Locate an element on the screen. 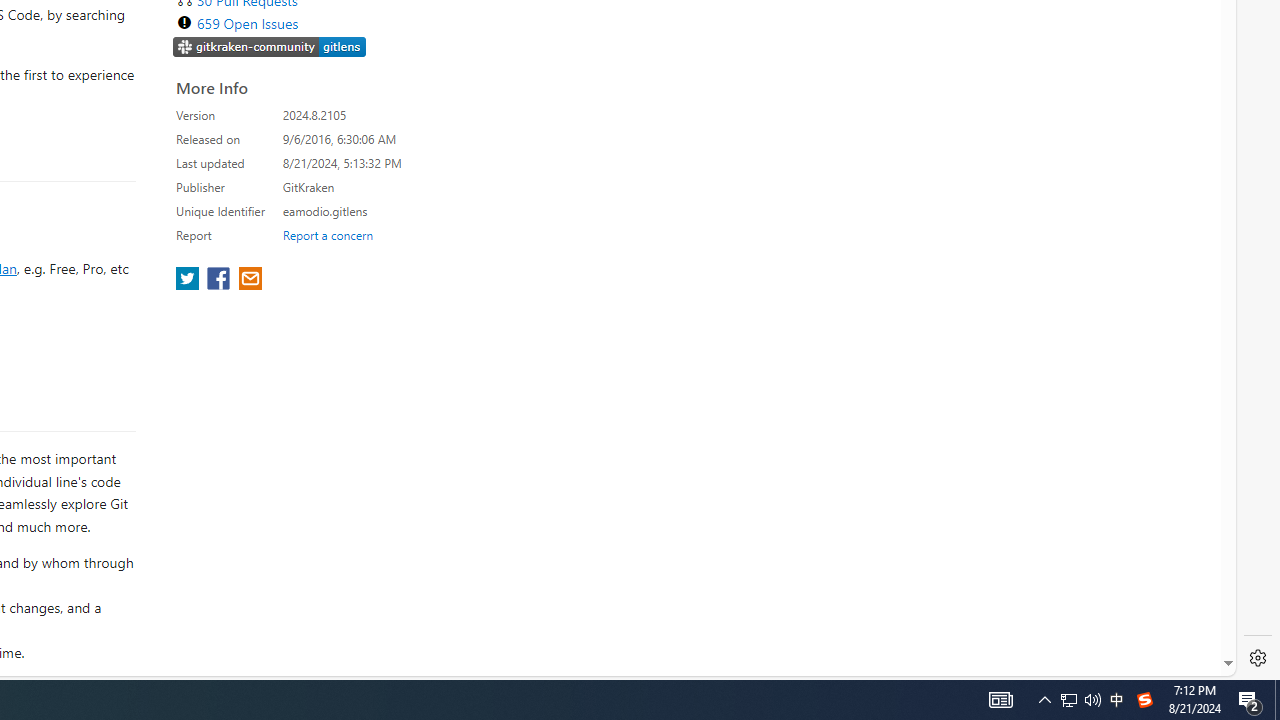 Image resolution: width=1280 pixels, height=720 pixels. 'share extension on email' is located at coordinates (248, 280).